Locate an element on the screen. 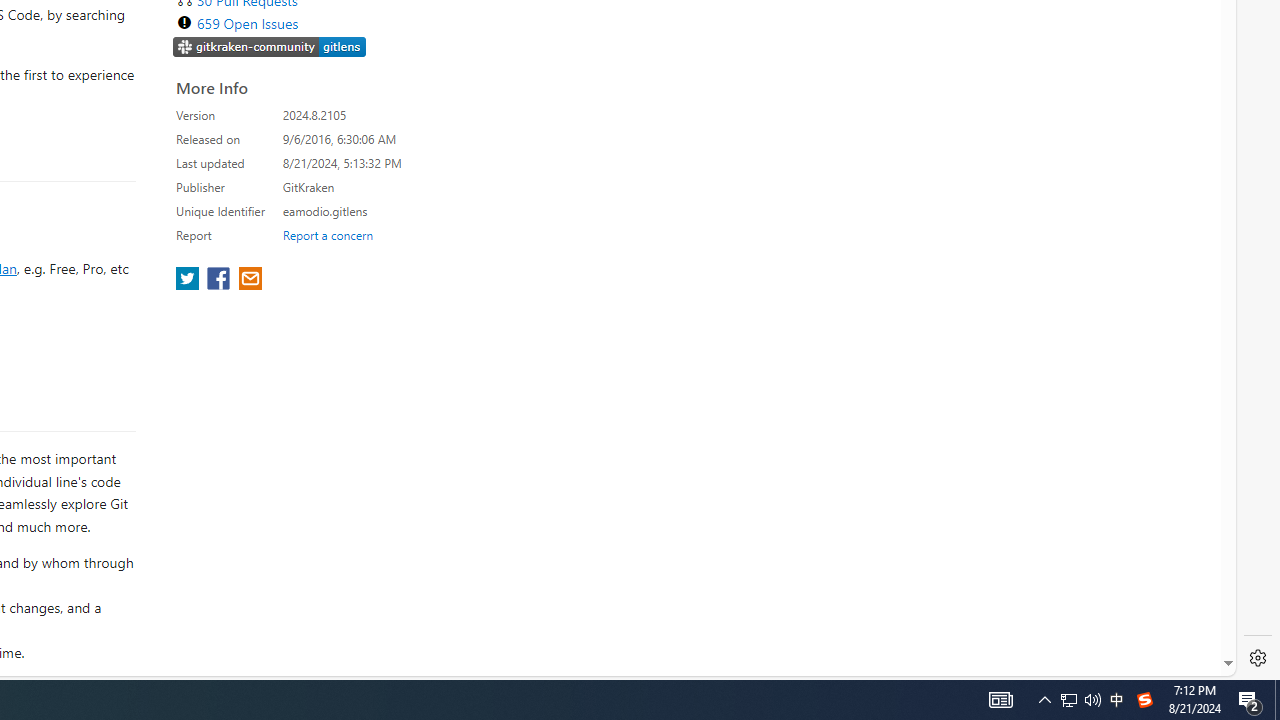 Image resolution: width=1280 pixels, height=720 pixels. 'share extension on email' is located at coordinates (248, 280).